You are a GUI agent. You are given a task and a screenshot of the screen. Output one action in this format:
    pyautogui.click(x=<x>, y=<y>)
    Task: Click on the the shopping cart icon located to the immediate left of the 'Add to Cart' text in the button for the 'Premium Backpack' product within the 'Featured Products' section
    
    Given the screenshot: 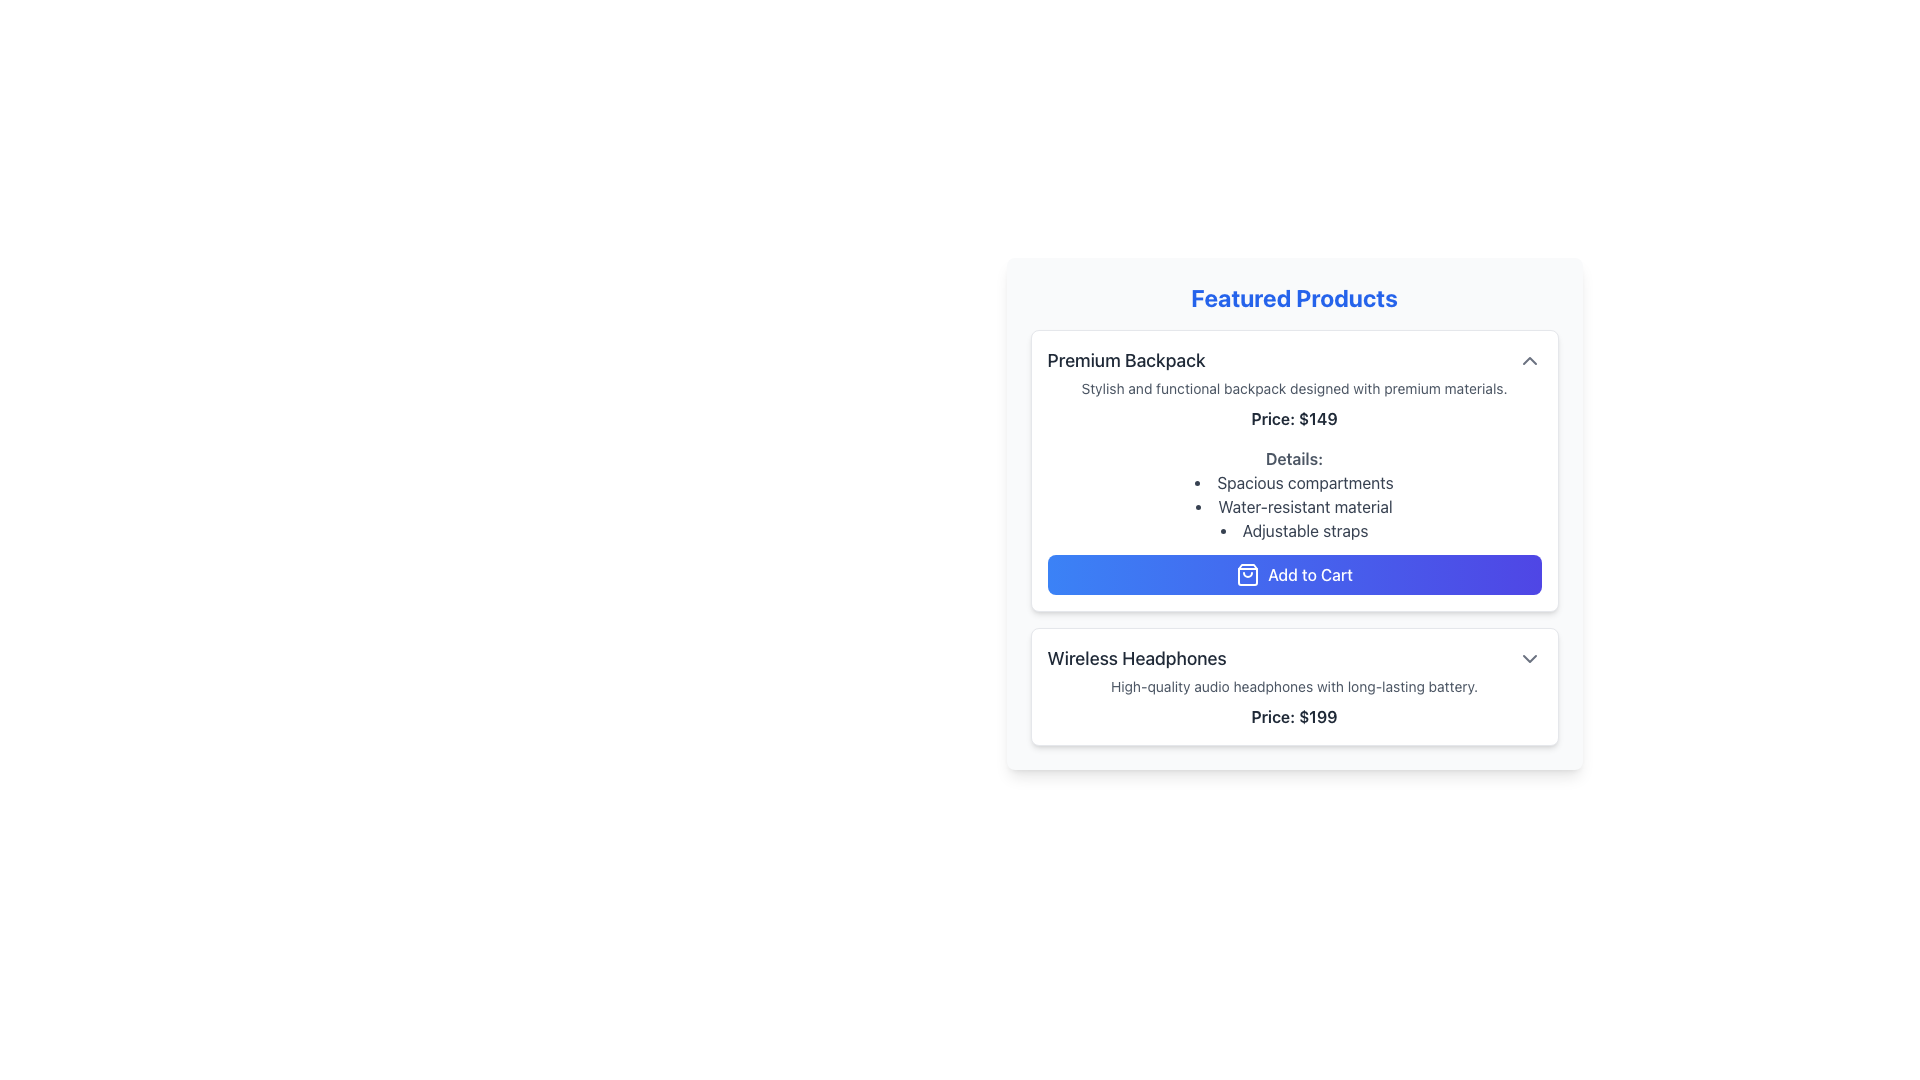 What is the action you would take?
    pyautogui.click(x=1247, y=574)
    